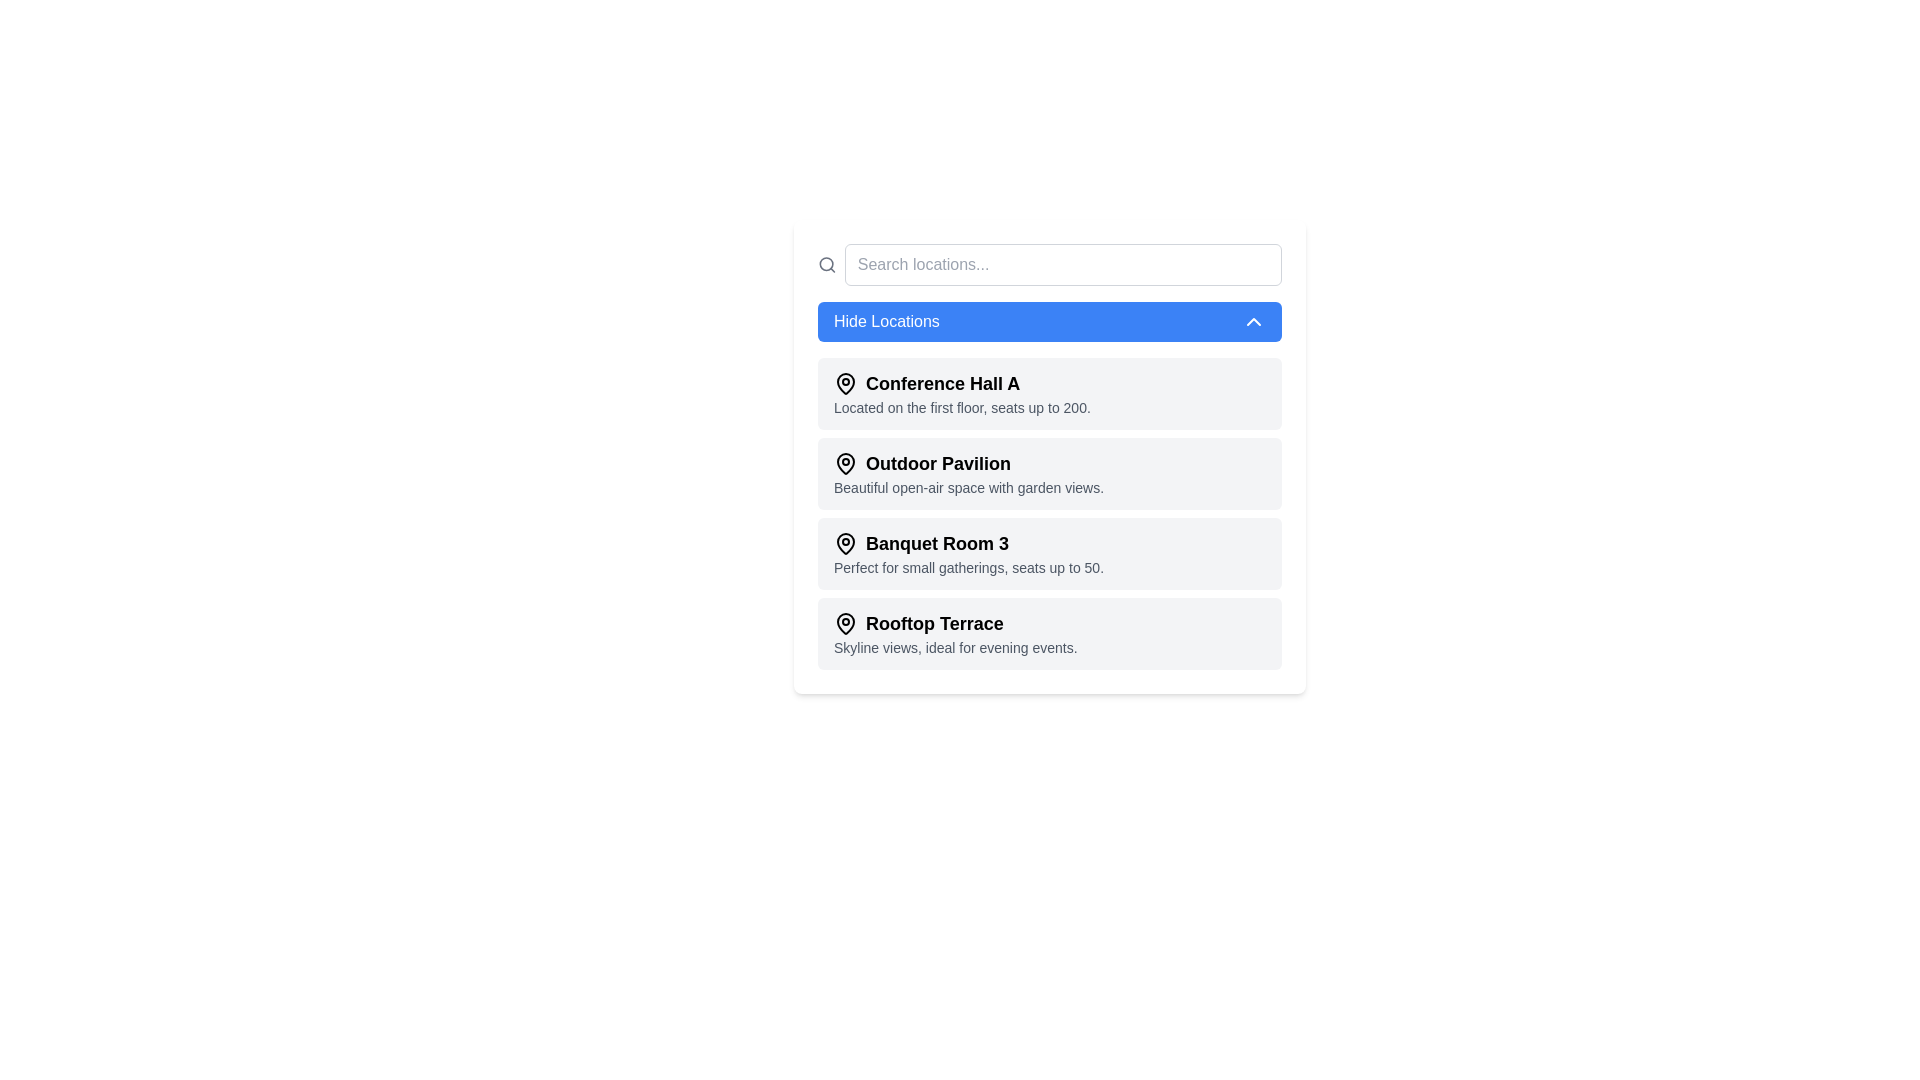 The height and width of the screenshot is (1080, 1920). I want to click on the text display for 'Banquet Room 3', which includes the title and description along with a map pin icon, located in the middle region of the card interface, so click(969, 554).